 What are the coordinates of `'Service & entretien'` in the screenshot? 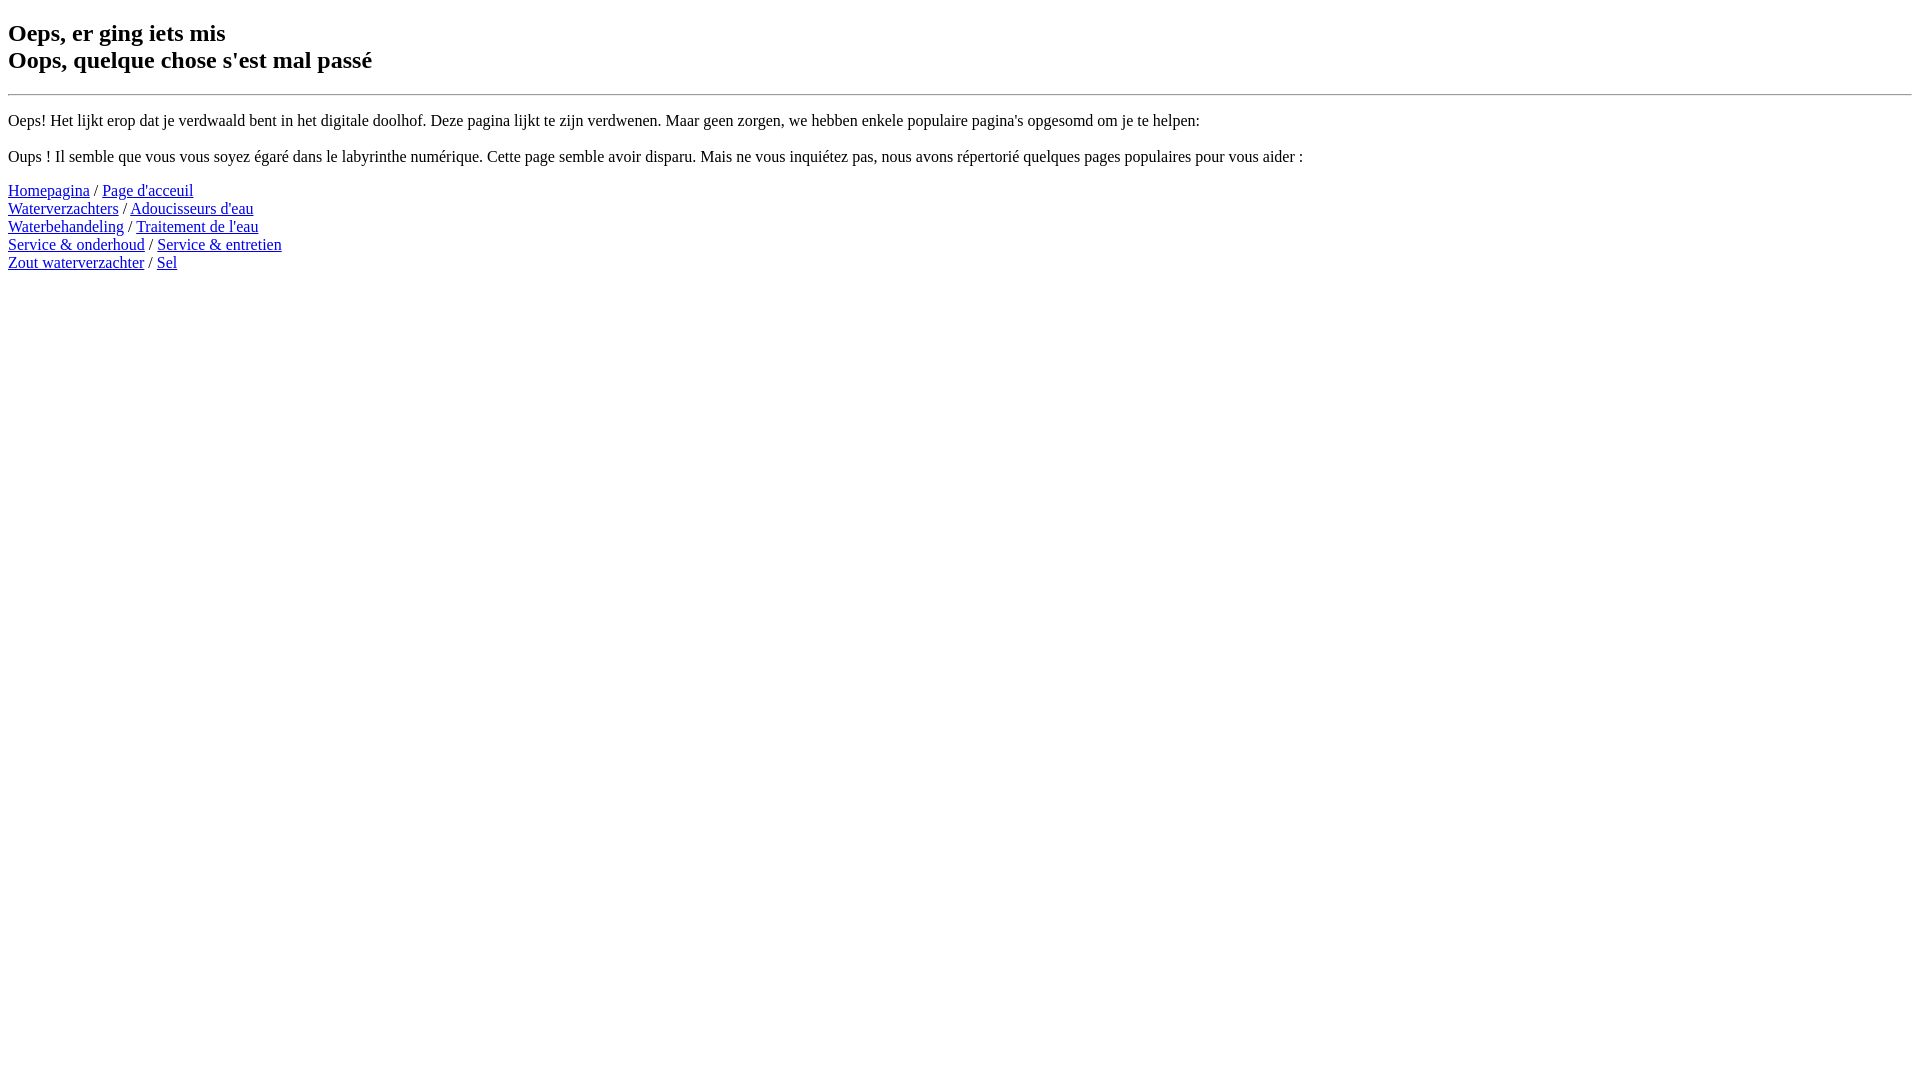 It's located at (156, 243).